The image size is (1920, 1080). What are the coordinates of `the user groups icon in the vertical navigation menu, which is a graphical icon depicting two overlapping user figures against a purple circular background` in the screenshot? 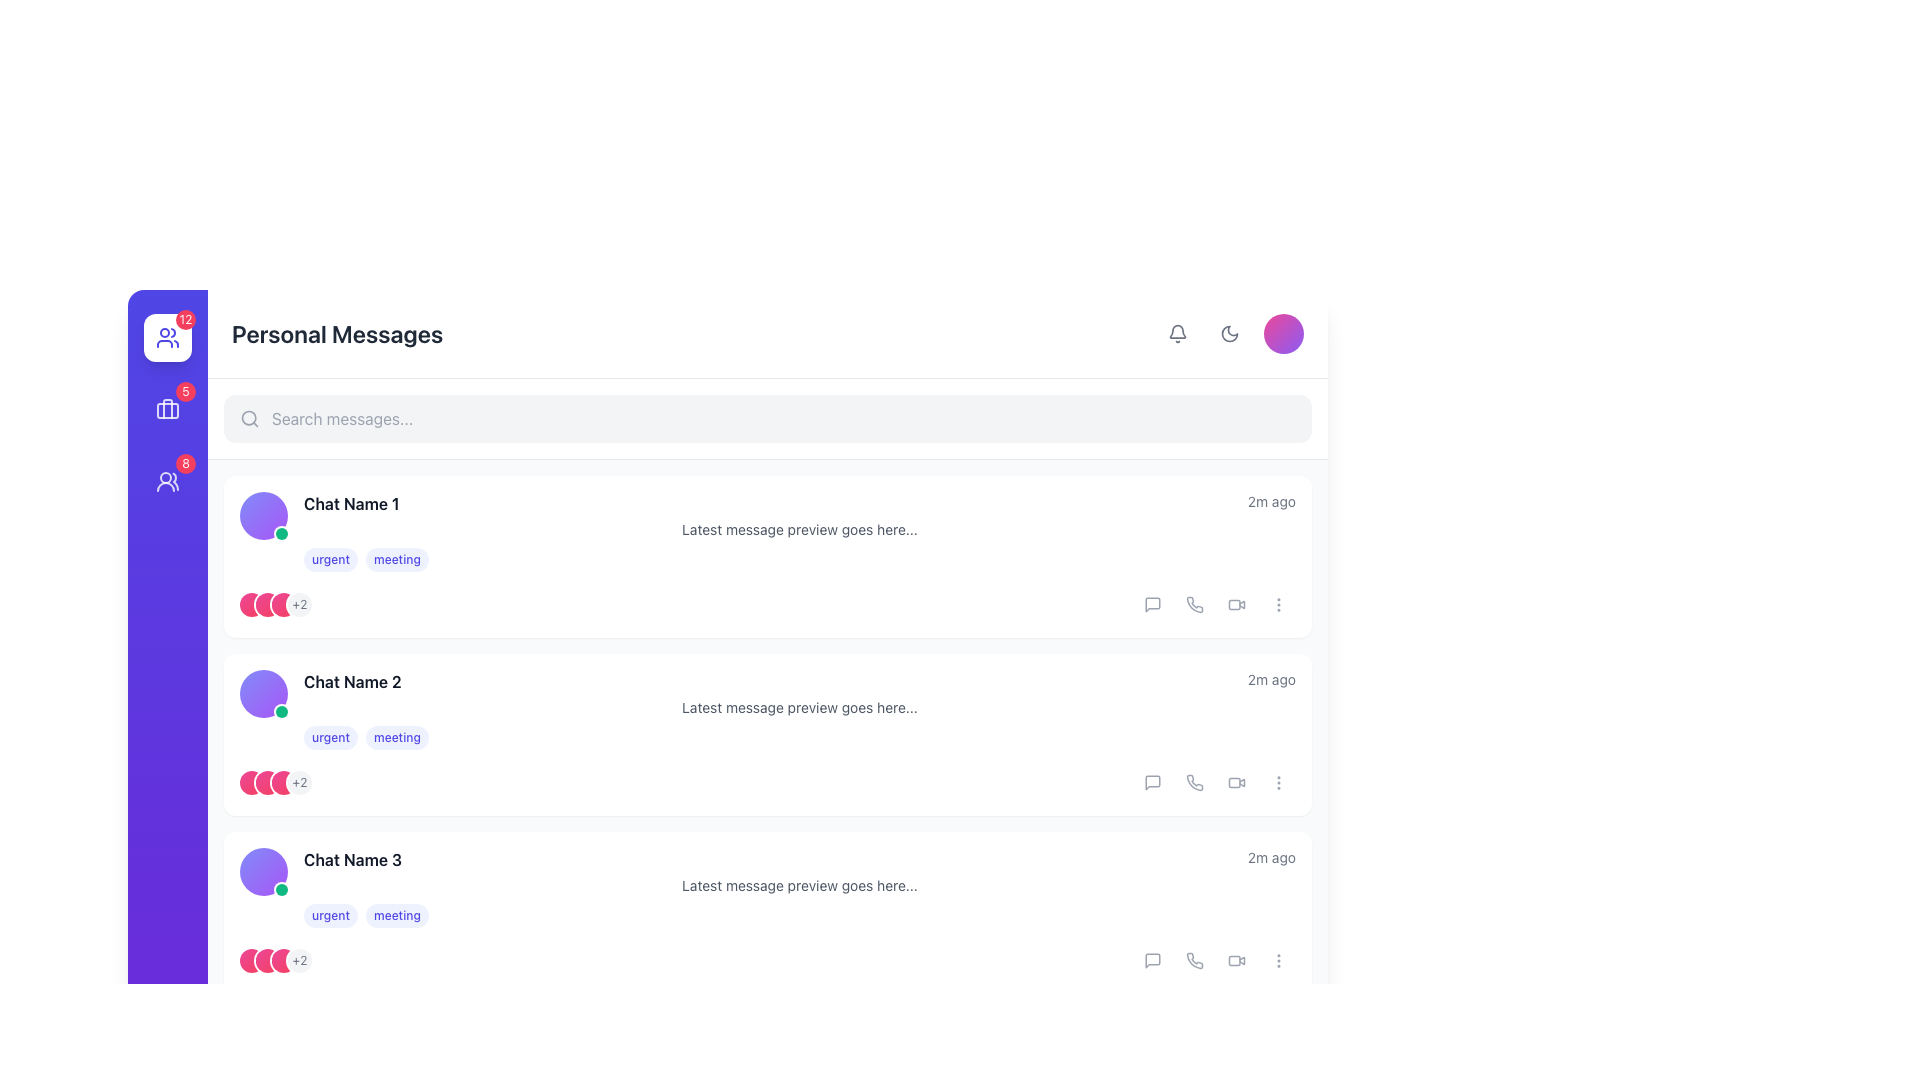 It's located at (168, 482).